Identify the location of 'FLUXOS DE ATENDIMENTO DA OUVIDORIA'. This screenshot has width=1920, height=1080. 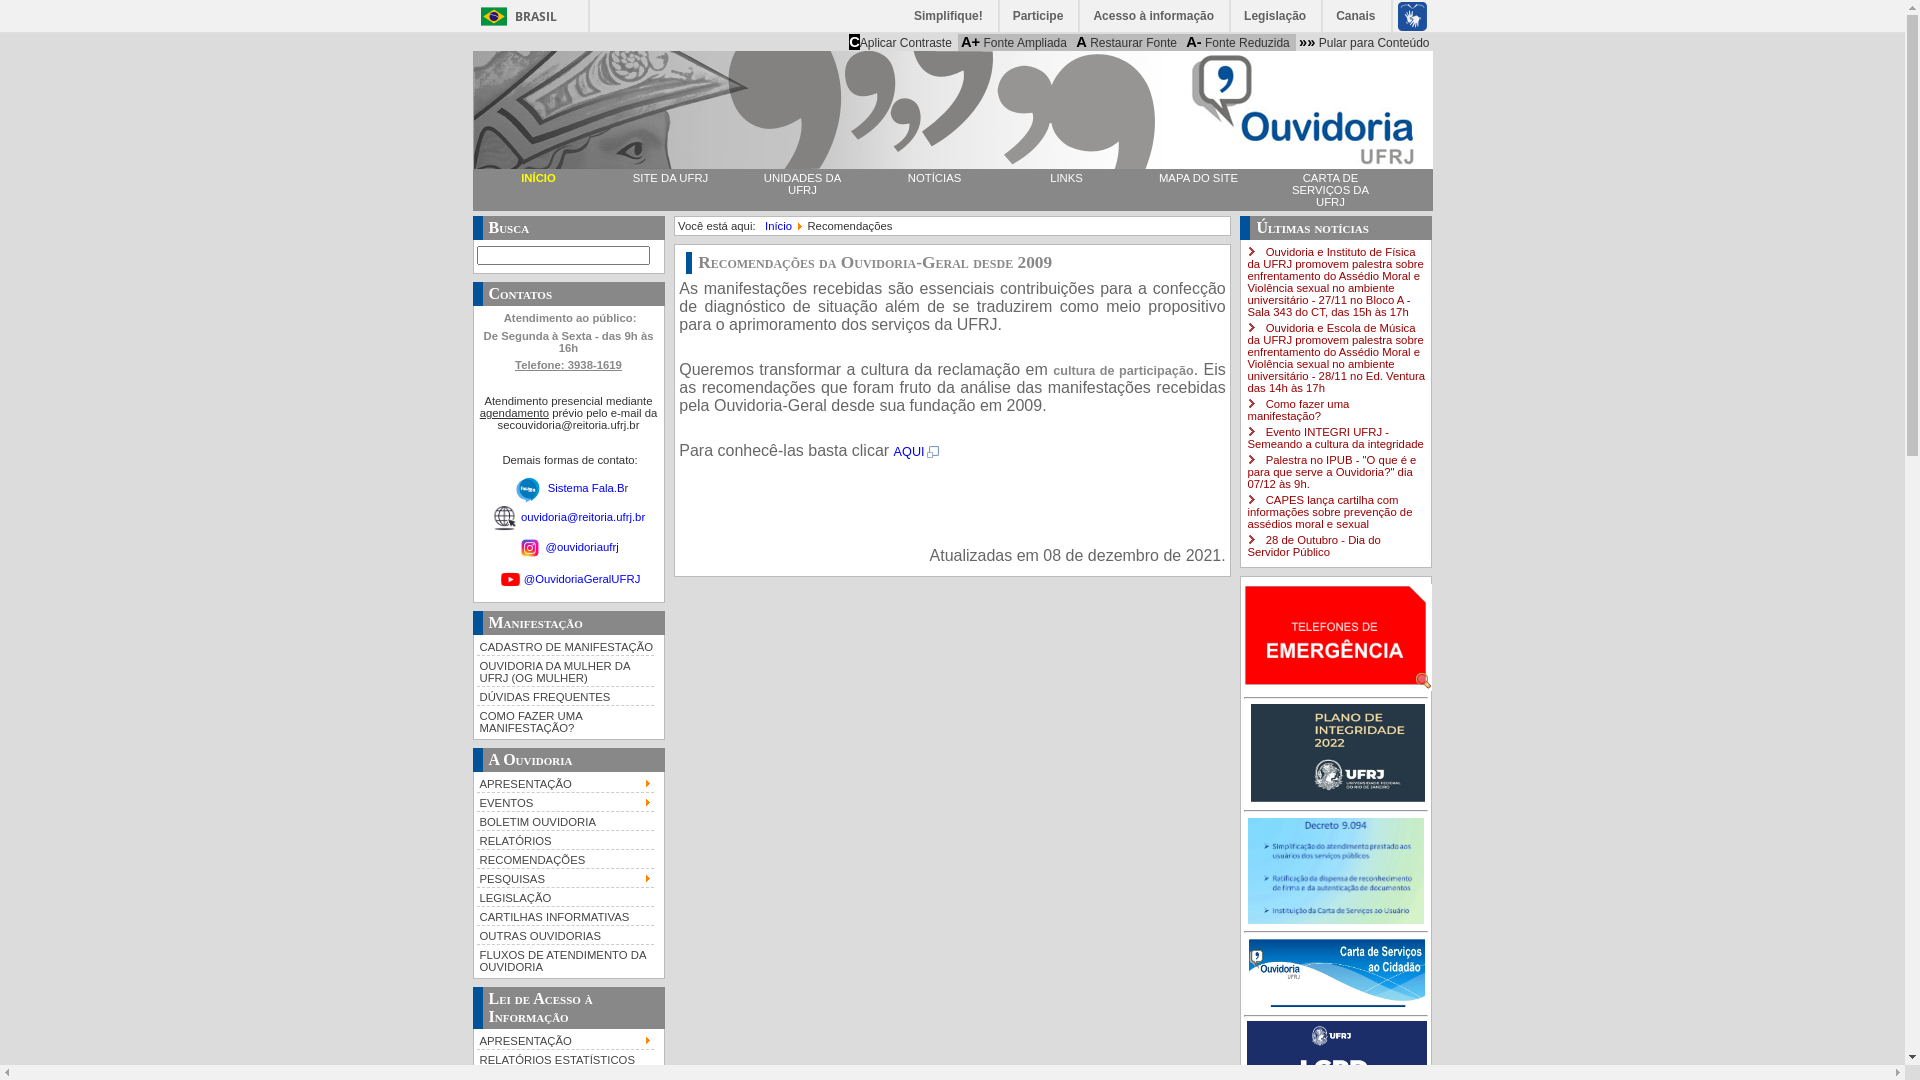
(564, 958).